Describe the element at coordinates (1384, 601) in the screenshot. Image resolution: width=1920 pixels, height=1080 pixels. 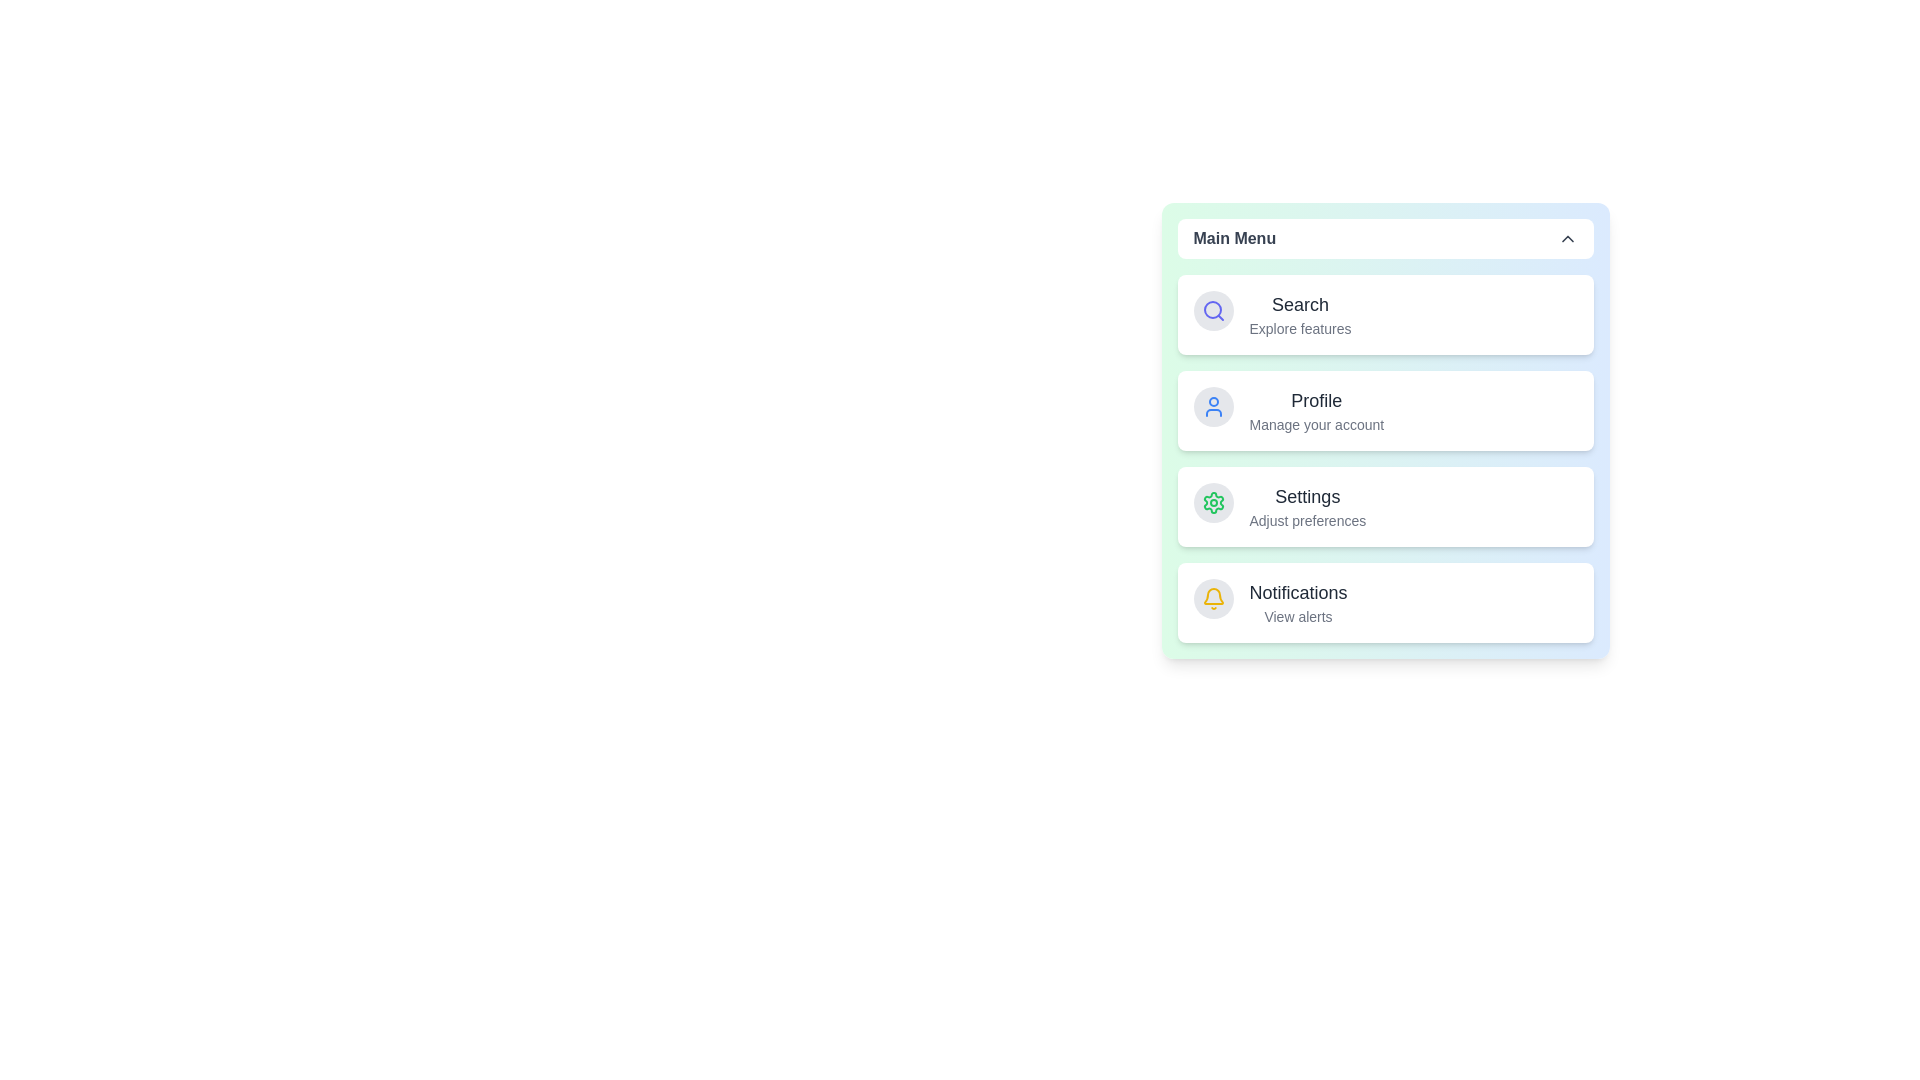
I see `the menu item corresponding to Notifications` at that location.